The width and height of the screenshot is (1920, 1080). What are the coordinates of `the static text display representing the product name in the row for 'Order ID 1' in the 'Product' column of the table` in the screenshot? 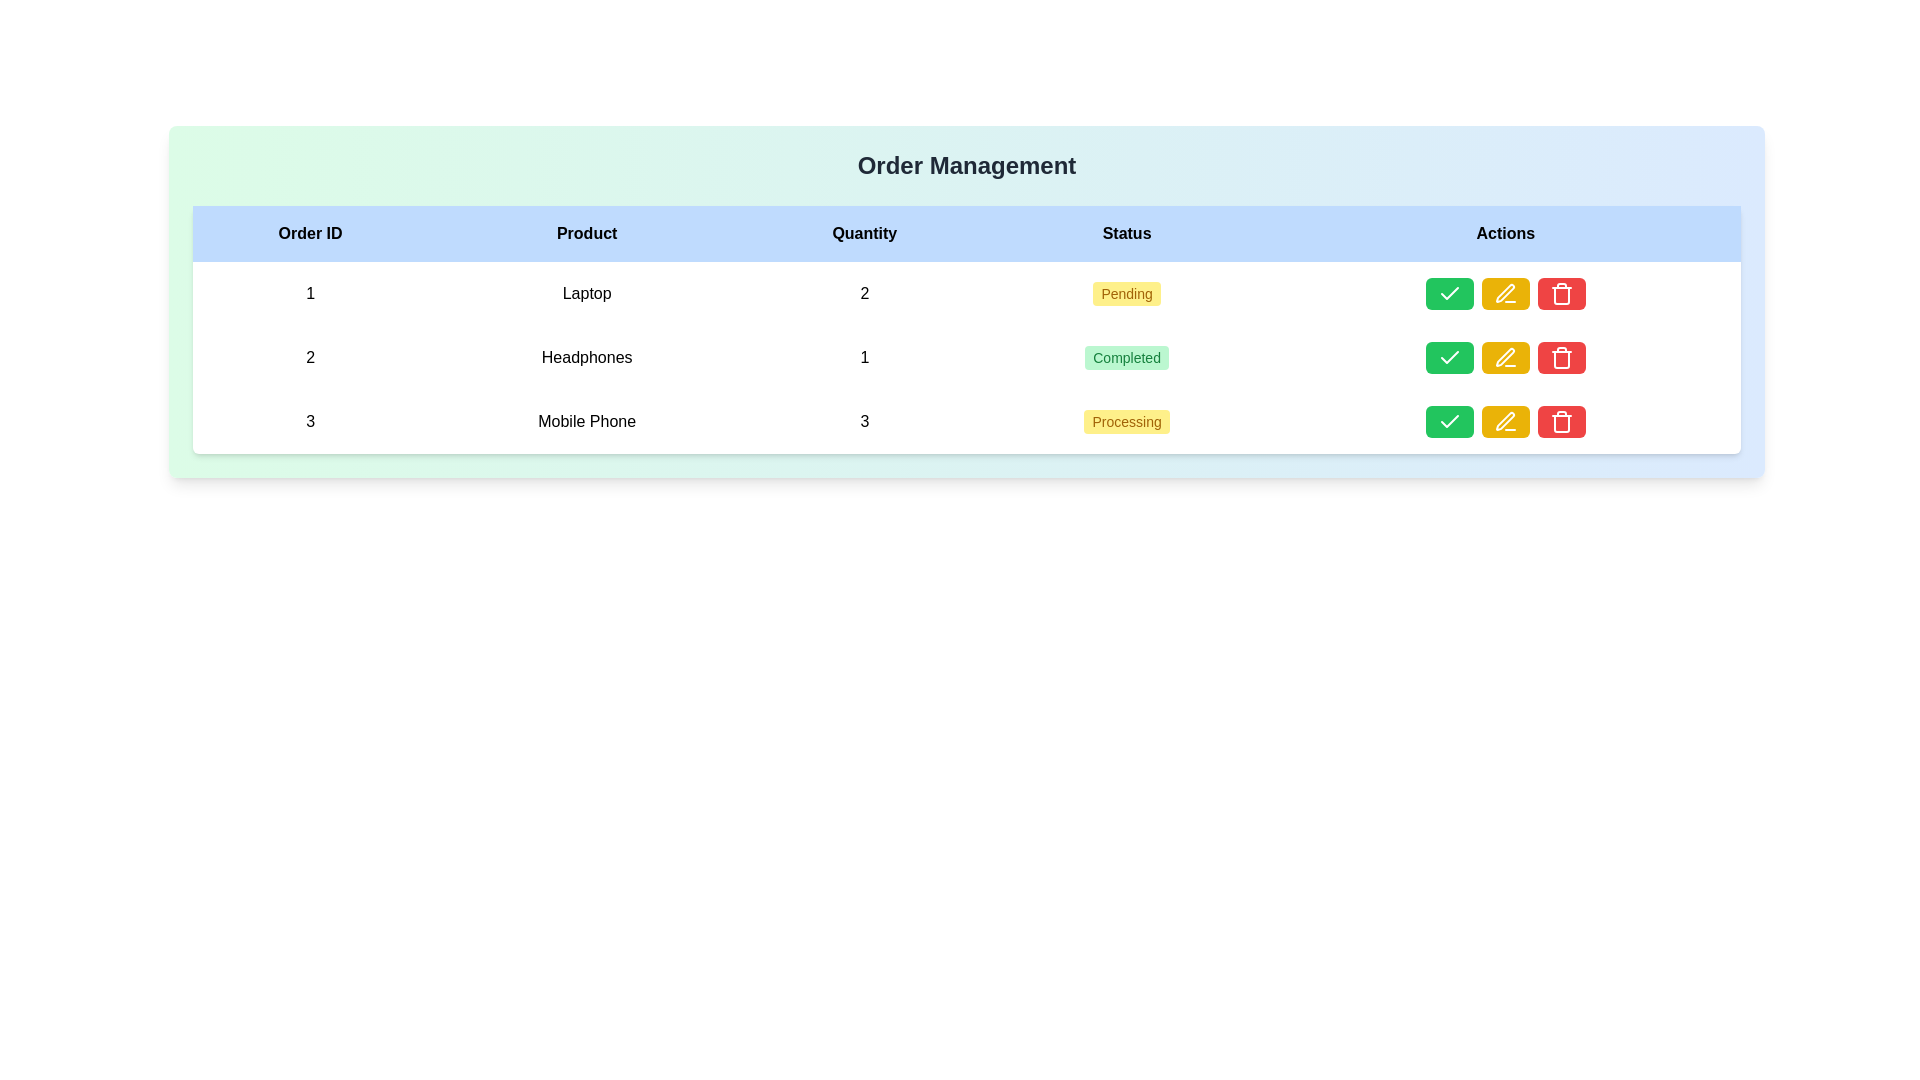 It's located at (586, 293).